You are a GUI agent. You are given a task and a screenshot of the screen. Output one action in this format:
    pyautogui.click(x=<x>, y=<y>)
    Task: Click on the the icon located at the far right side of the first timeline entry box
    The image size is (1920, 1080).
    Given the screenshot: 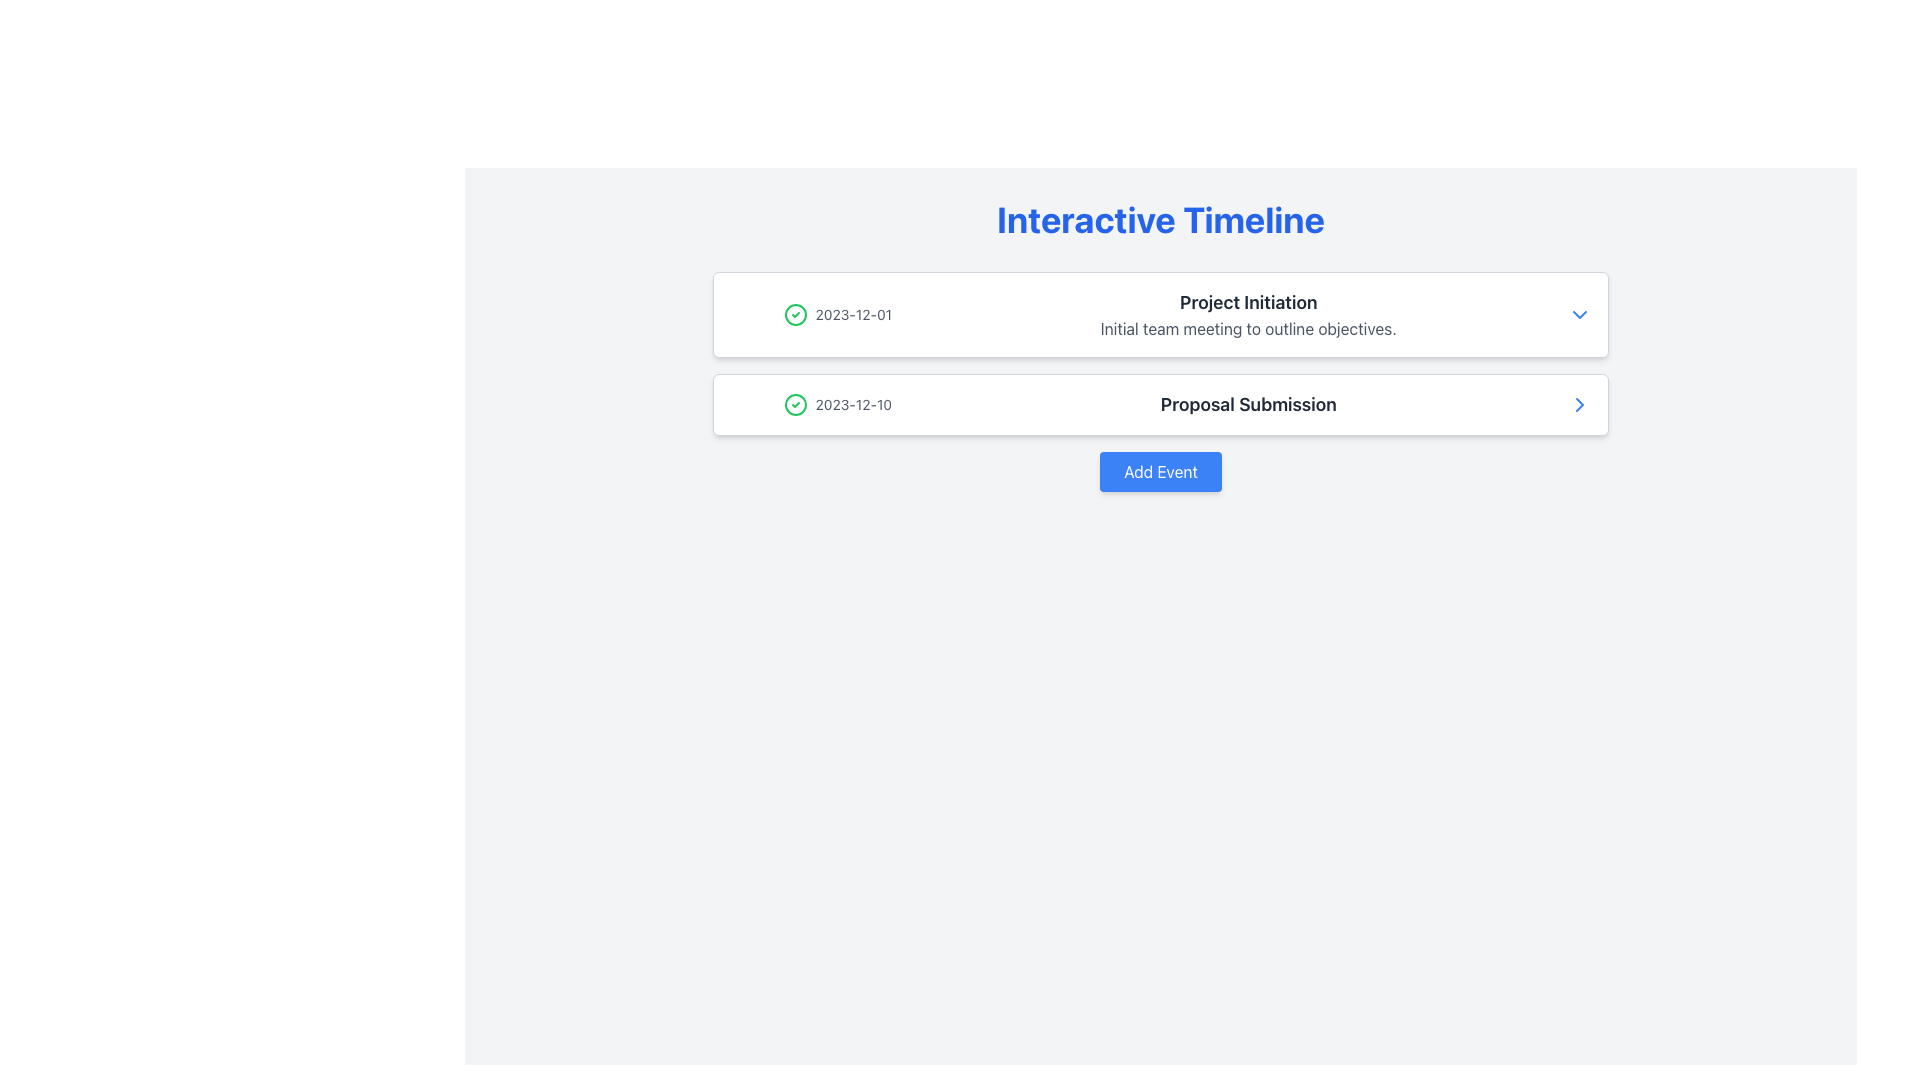 What is the action you would take?
    pyautogui.click(x=1578, y=315)
    